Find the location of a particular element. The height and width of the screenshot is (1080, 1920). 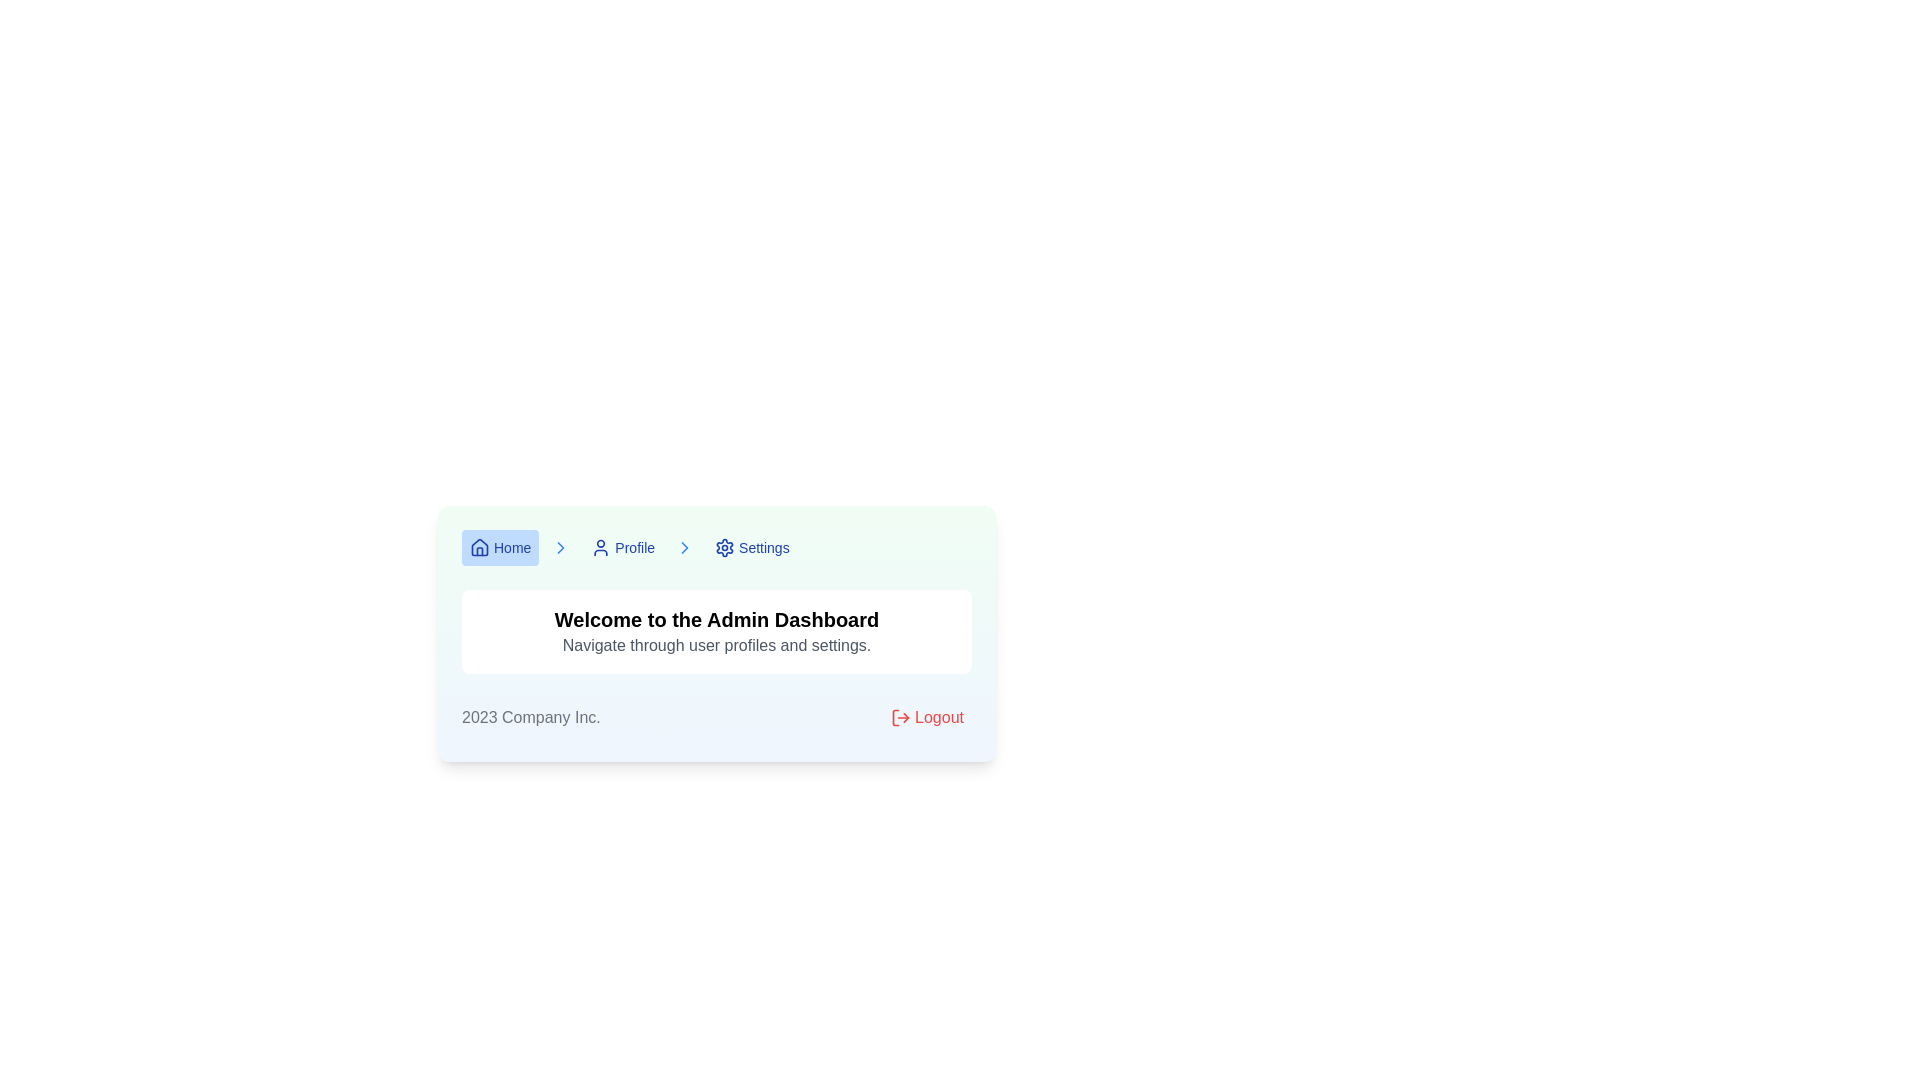

the visual representation of the blue rightward chevron icon located in the breadcrumb navigation bar, positioned between 'Profile' and 'Settings' is located at coordinates (685, 547).